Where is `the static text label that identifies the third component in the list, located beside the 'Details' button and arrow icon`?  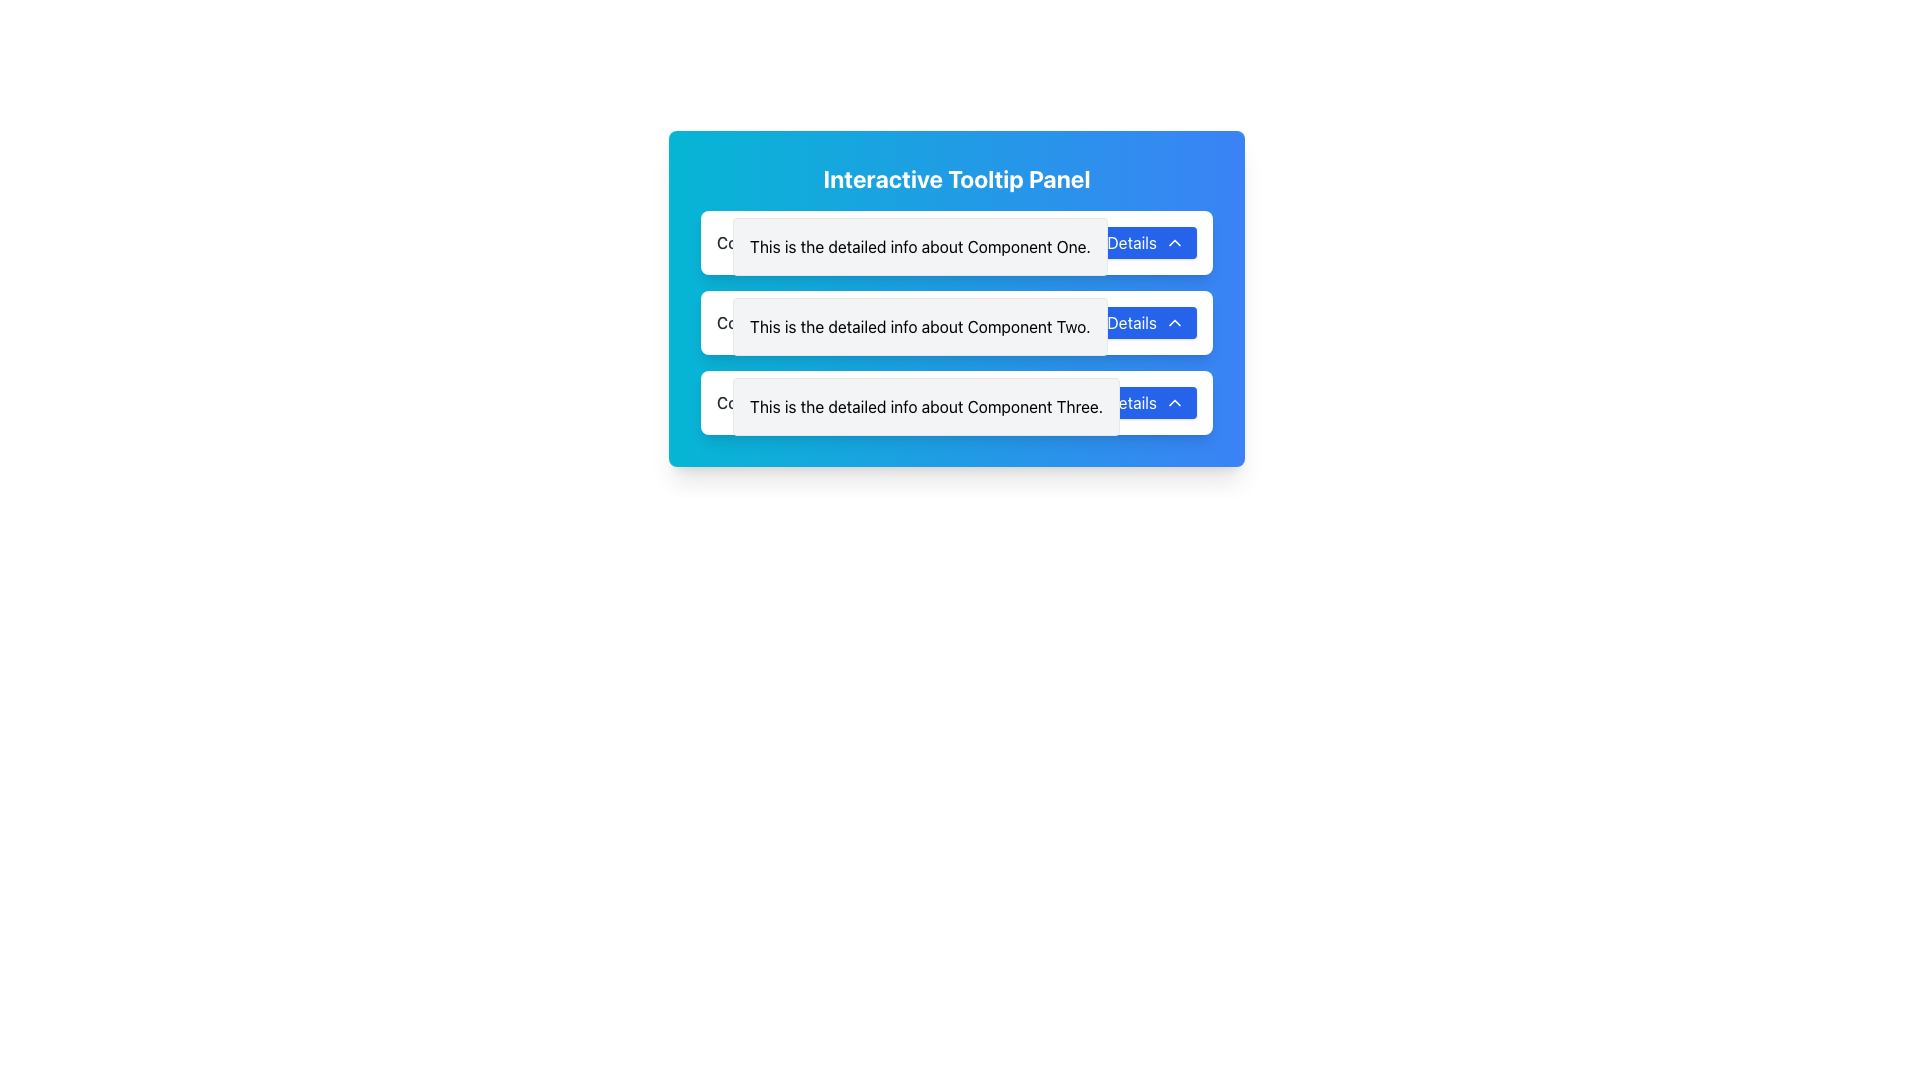 the static text label that identifies the third component in the list, located beside the 'Details' button and arrow icon is located at coordinates (782, 402).